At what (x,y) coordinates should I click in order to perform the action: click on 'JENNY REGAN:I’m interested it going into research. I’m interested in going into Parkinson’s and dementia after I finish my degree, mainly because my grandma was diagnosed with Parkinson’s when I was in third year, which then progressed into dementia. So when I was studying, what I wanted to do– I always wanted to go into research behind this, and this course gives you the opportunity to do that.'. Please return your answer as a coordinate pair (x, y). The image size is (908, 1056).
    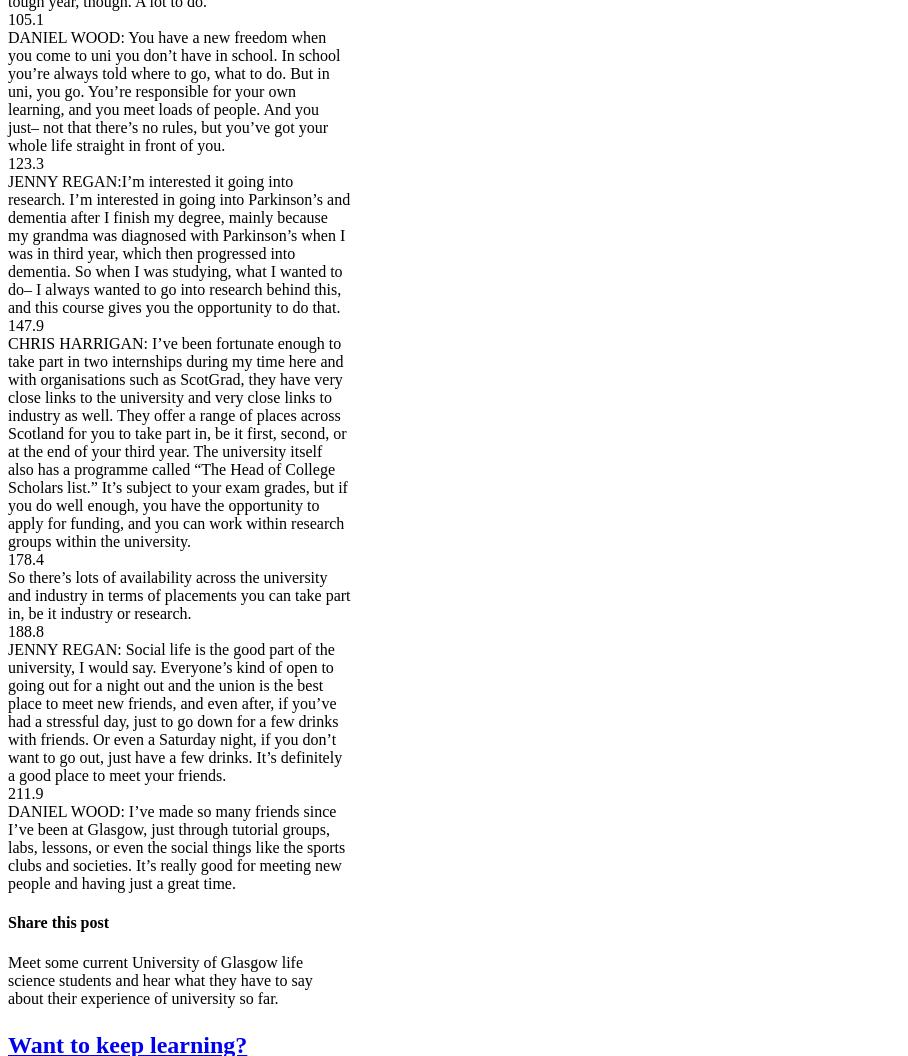
    Looking at the image, I should click on (177, 243).